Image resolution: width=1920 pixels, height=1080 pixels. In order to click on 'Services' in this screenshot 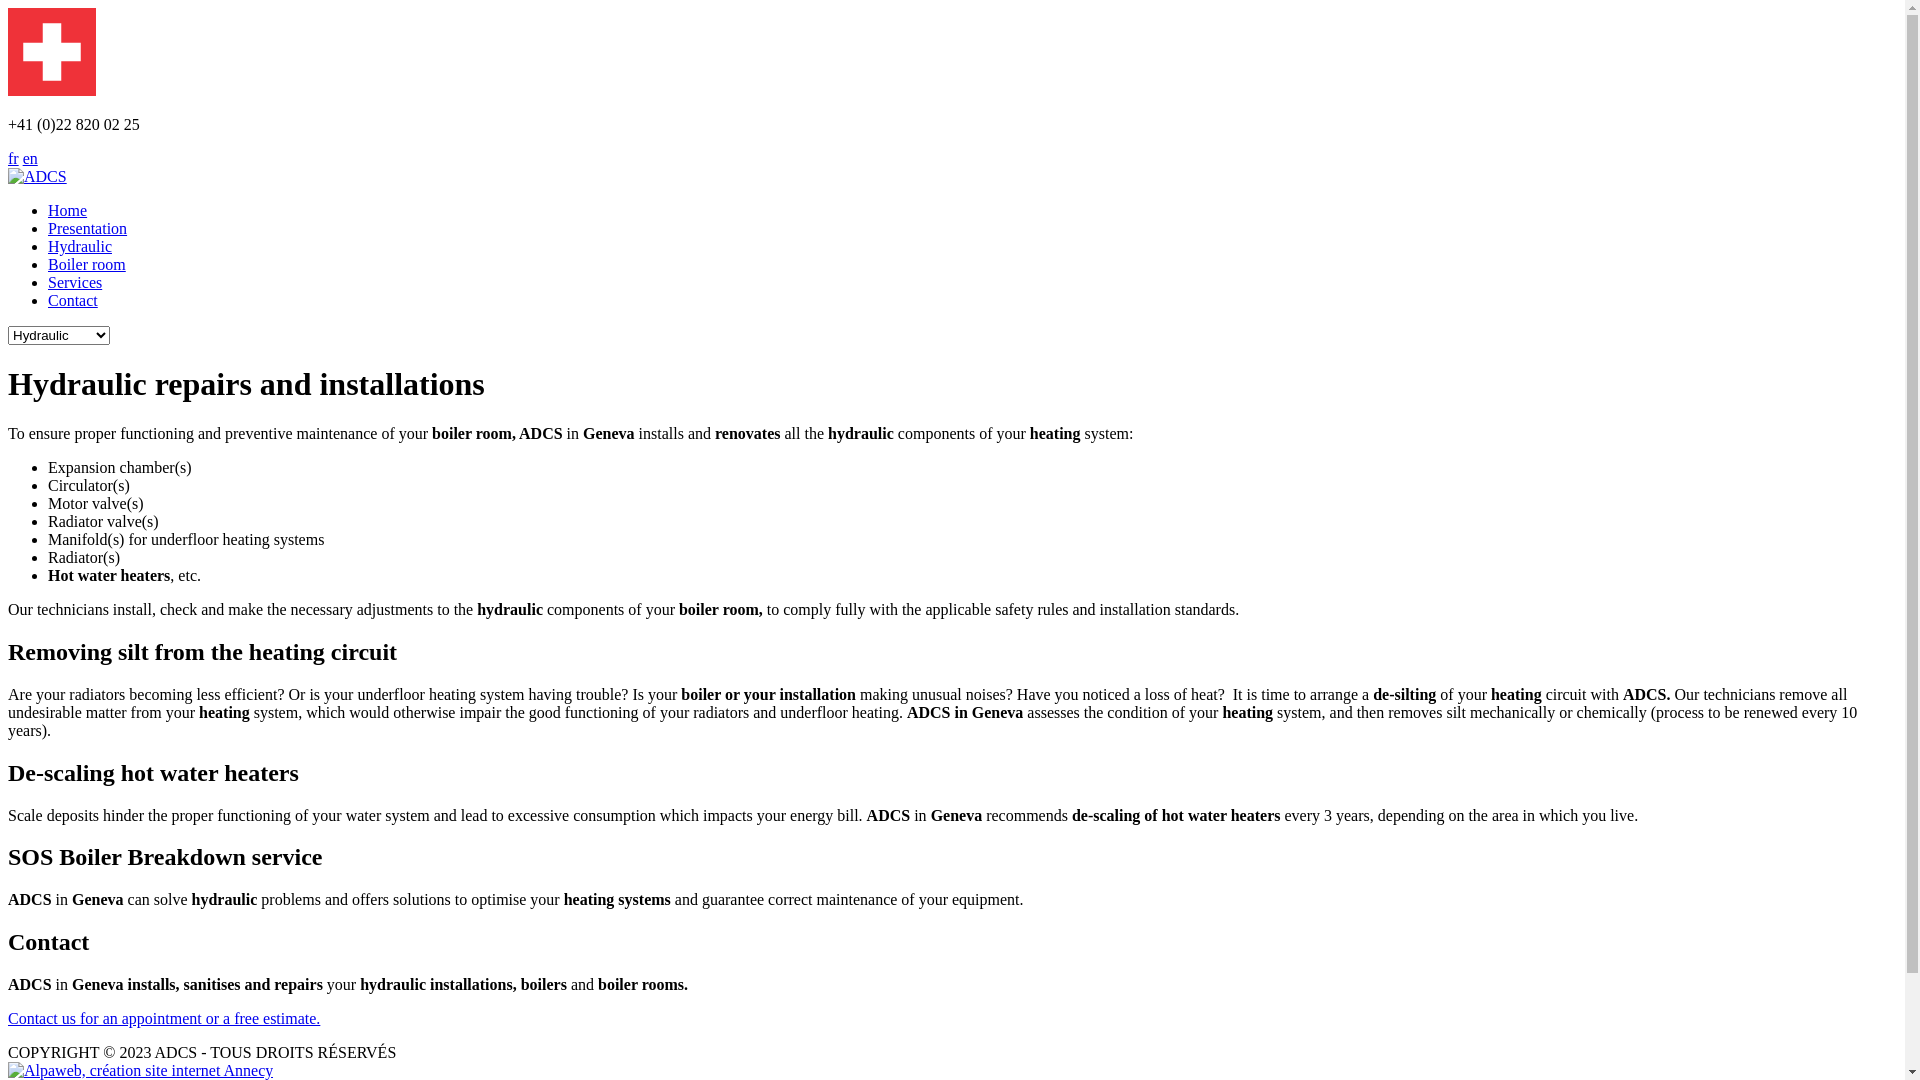, I will do `click(75, 282)`.